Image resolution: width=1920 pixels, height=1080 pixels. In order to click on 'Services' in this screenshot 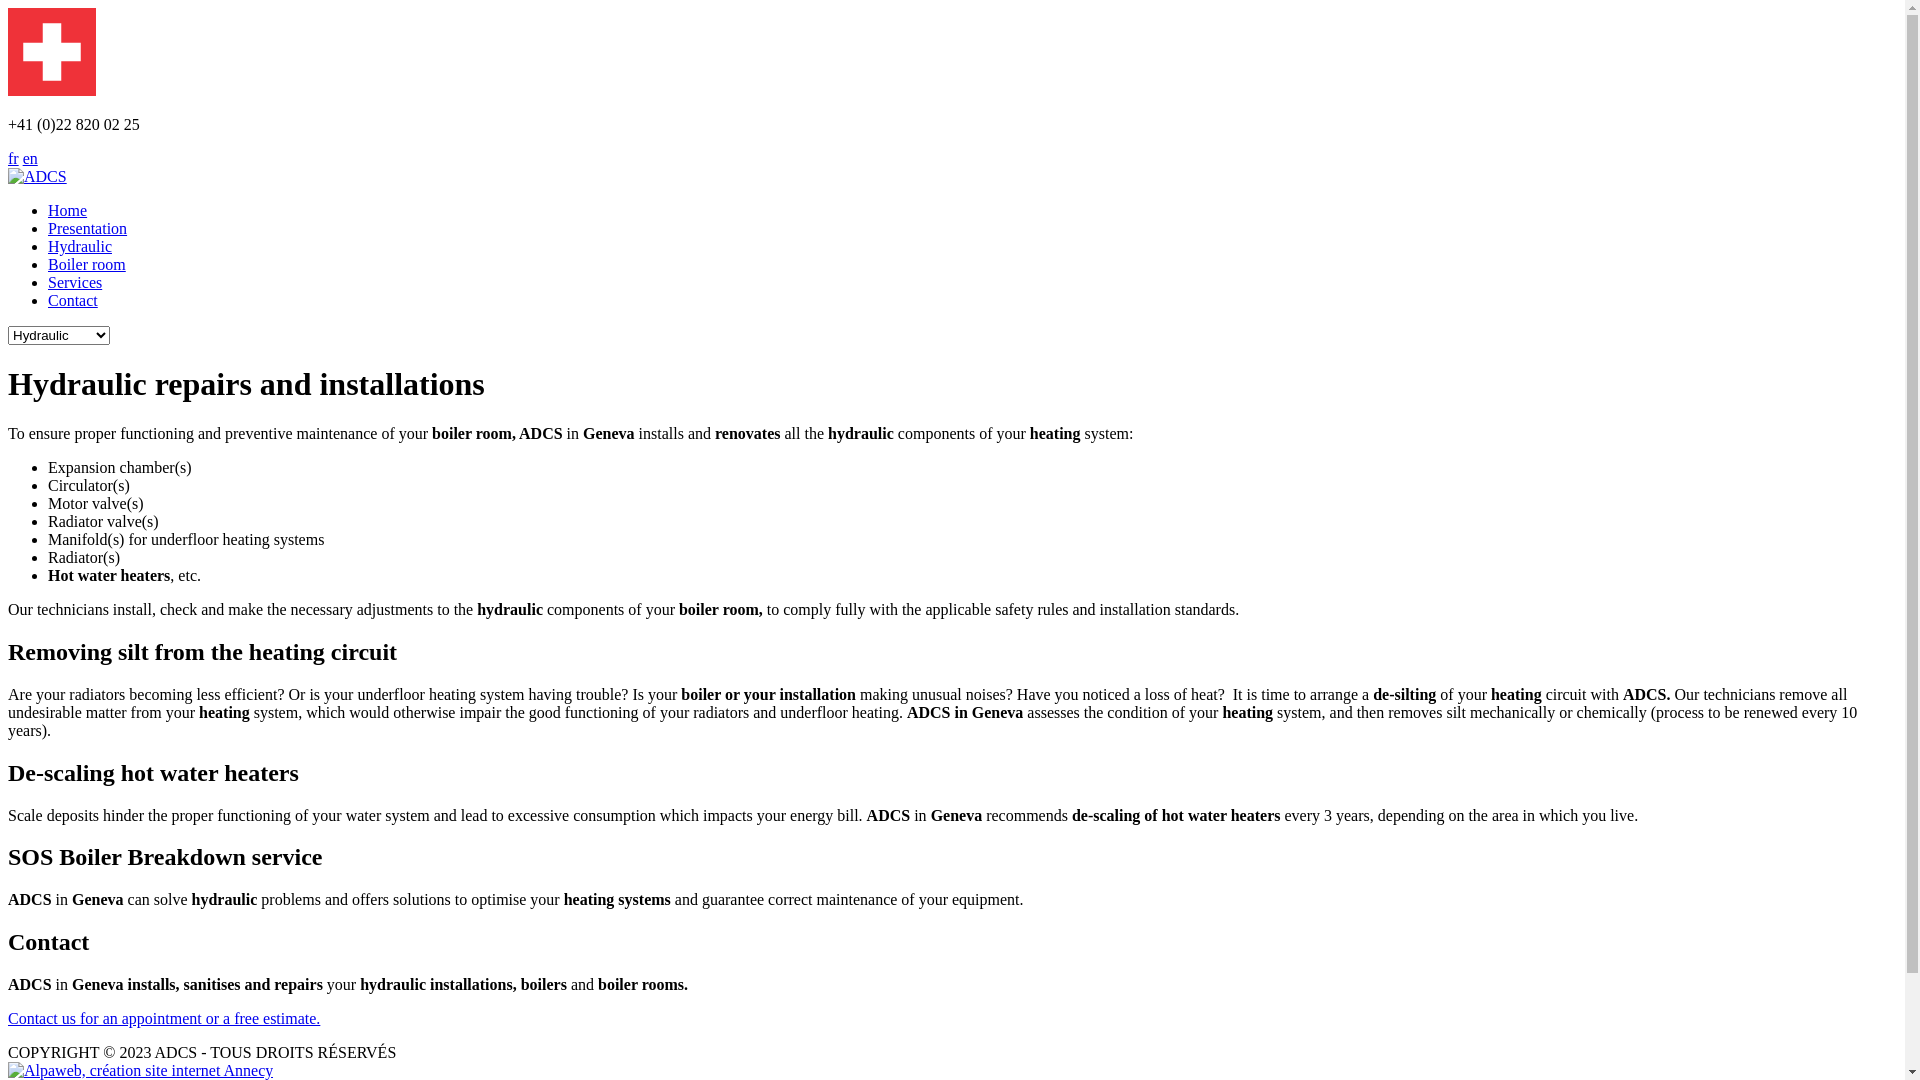, I will do `click(75, 282)`.